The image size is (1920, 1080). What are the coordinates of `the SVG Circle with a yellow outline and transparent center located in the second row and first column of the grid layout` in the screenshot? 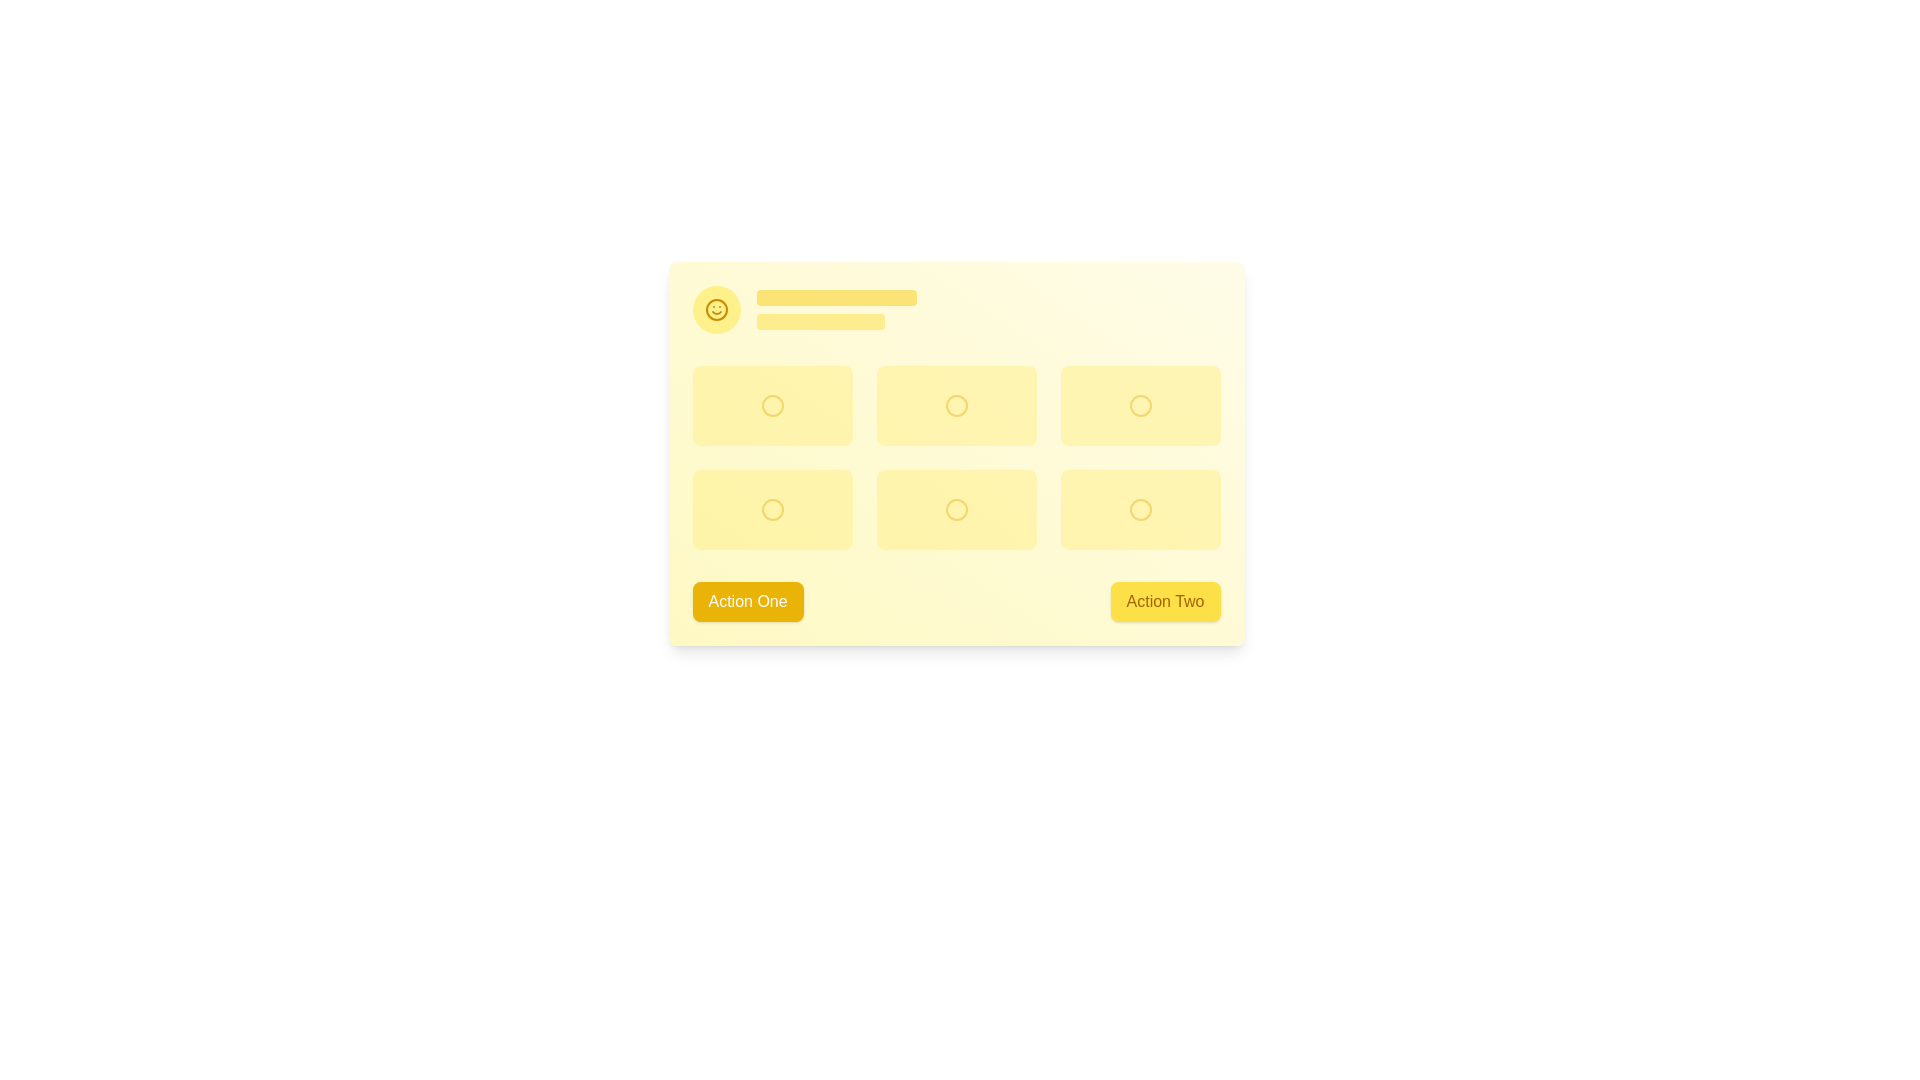 It's located at (771, 508).